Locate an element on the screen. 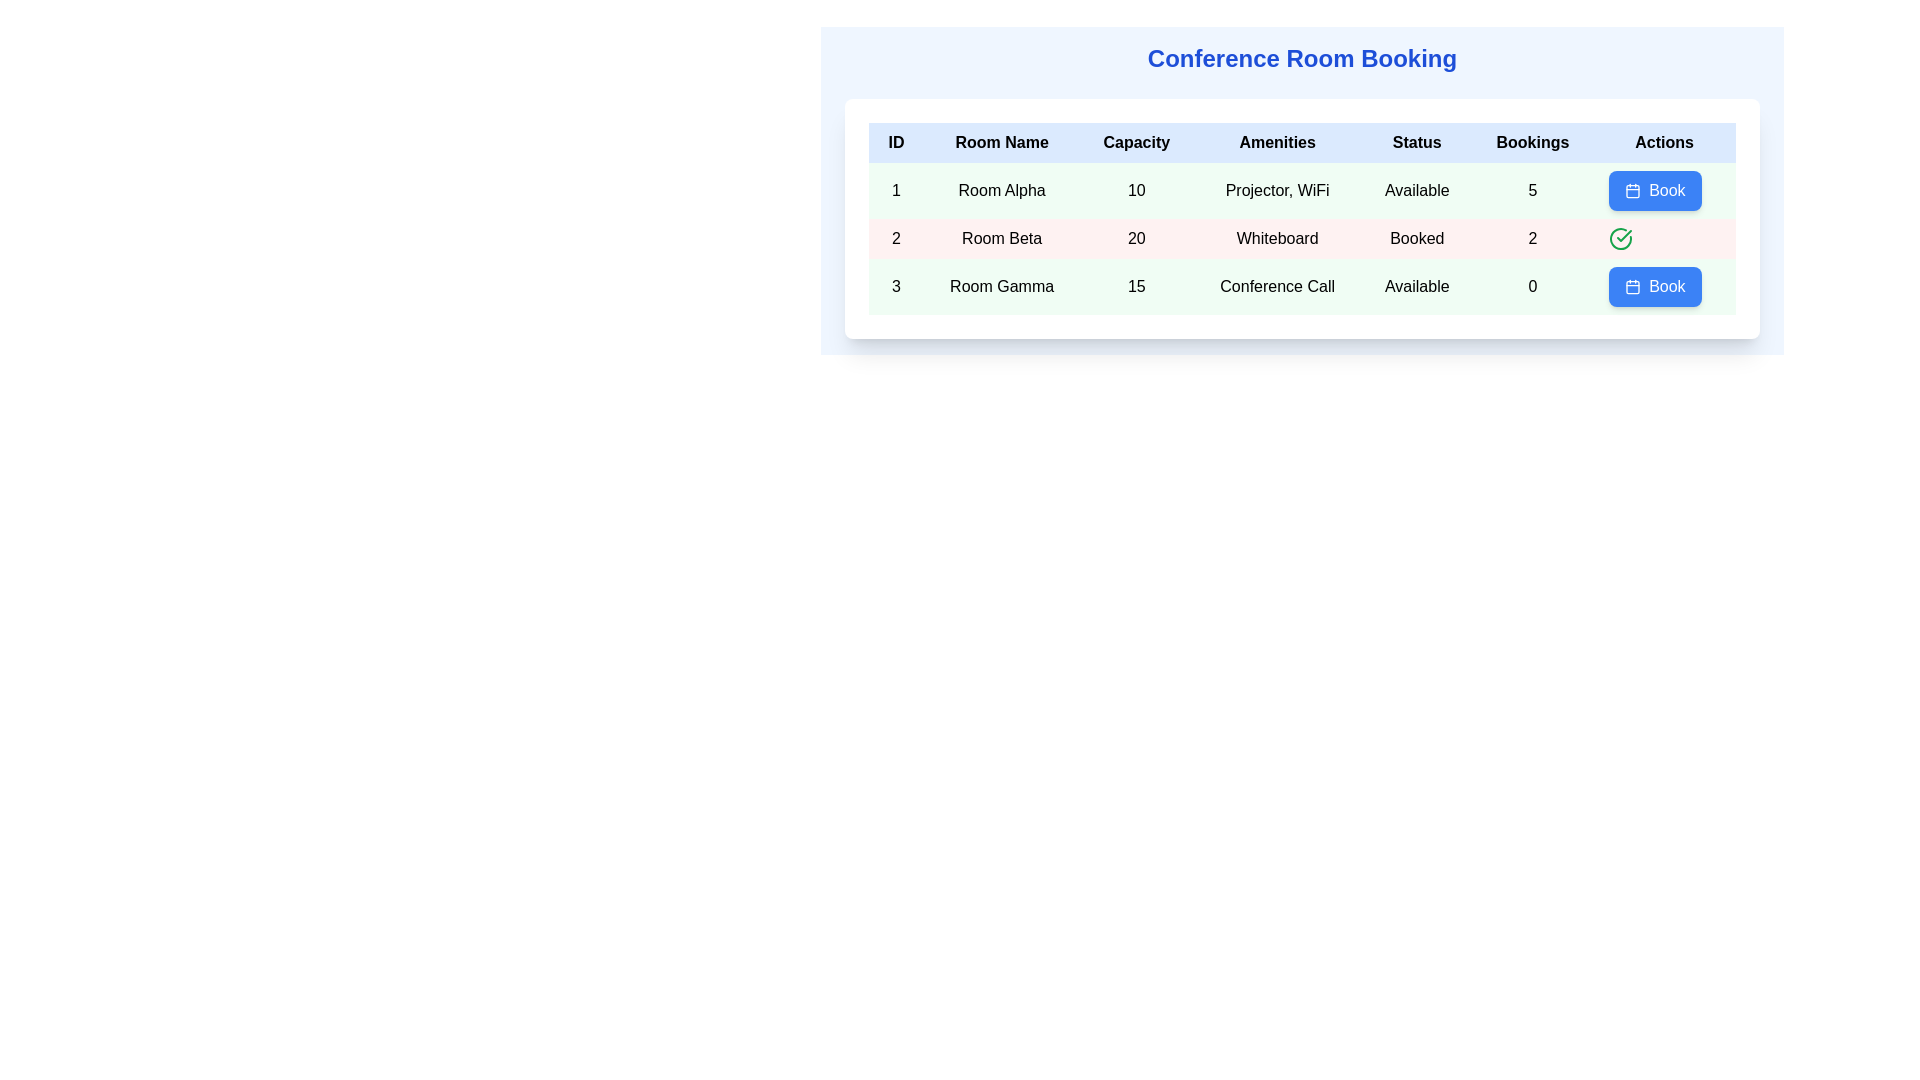  the 'Amenities' header text label in the fourth column of the table, which indicates the amenities associated with each room entry is located at coordinates (1276, 141).